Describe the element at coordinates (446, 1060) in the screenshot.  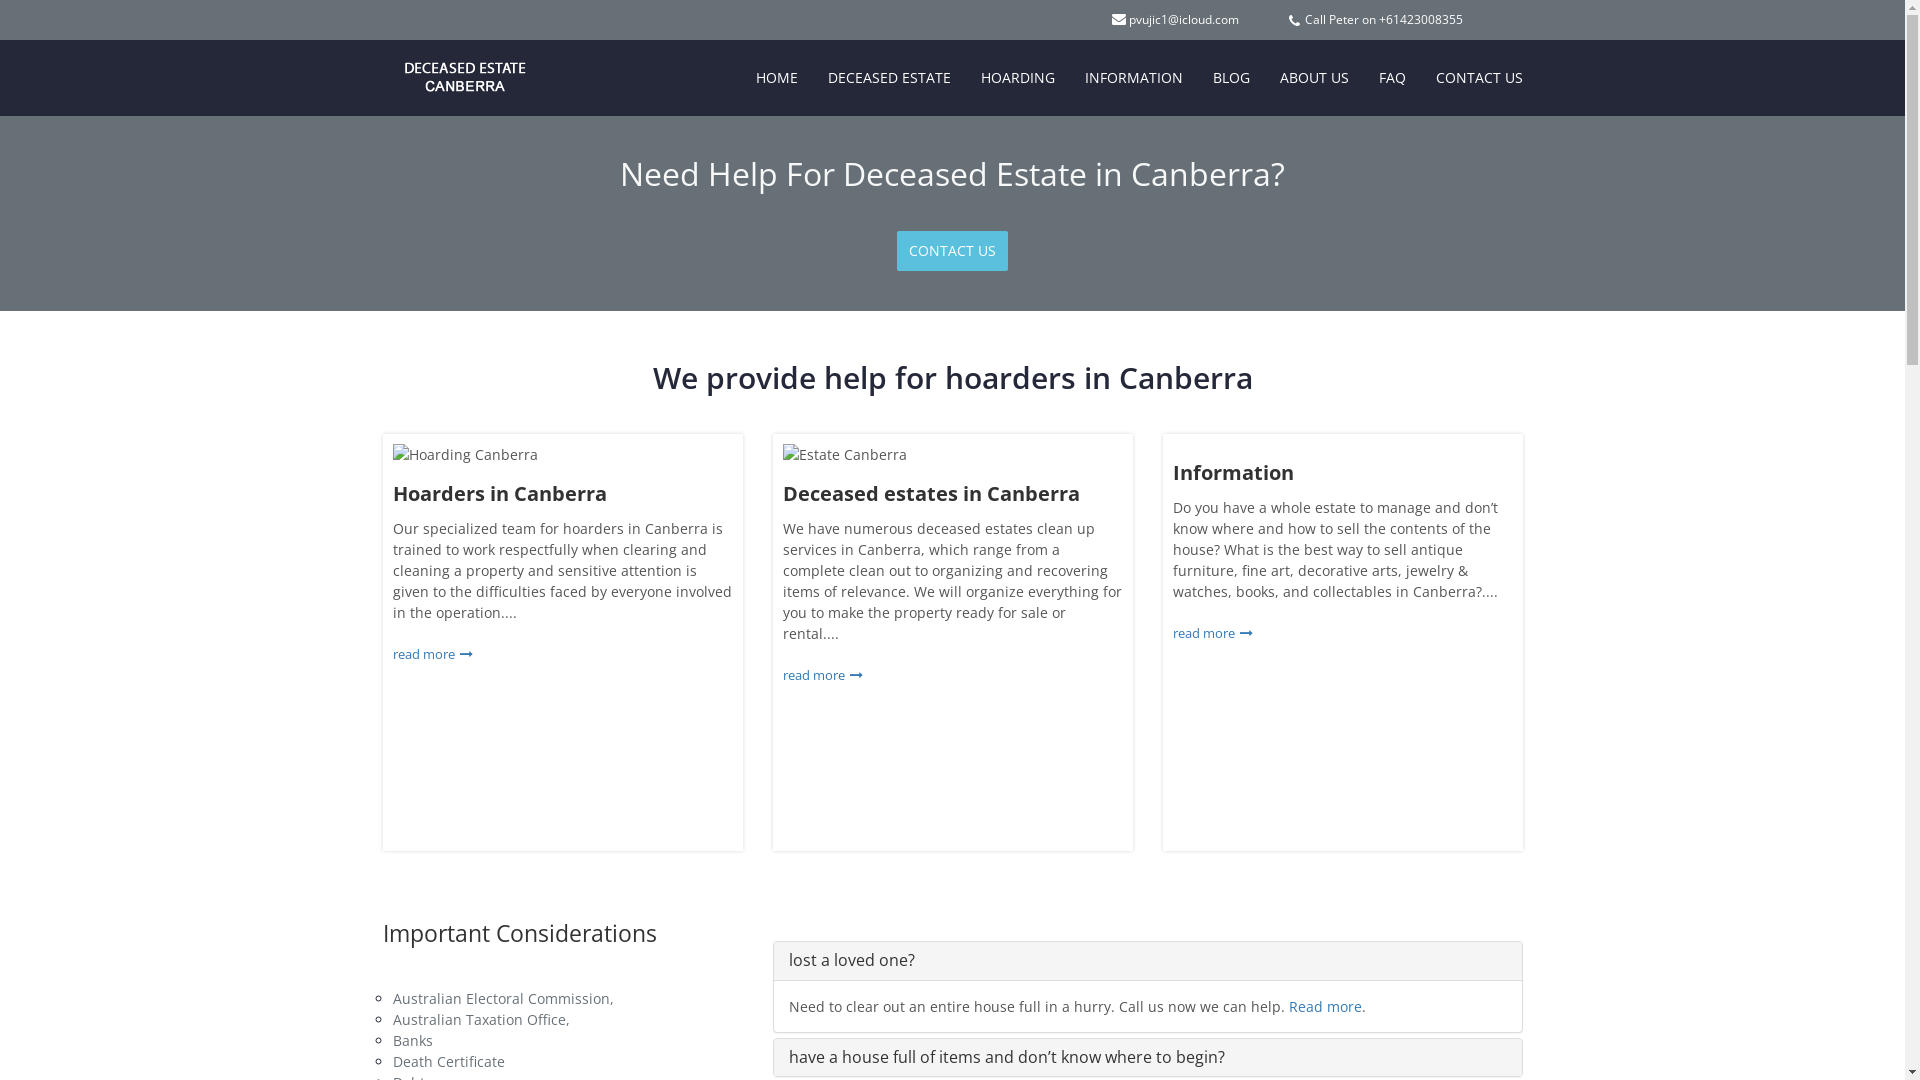
I see `'Death Certificate'` at that location.